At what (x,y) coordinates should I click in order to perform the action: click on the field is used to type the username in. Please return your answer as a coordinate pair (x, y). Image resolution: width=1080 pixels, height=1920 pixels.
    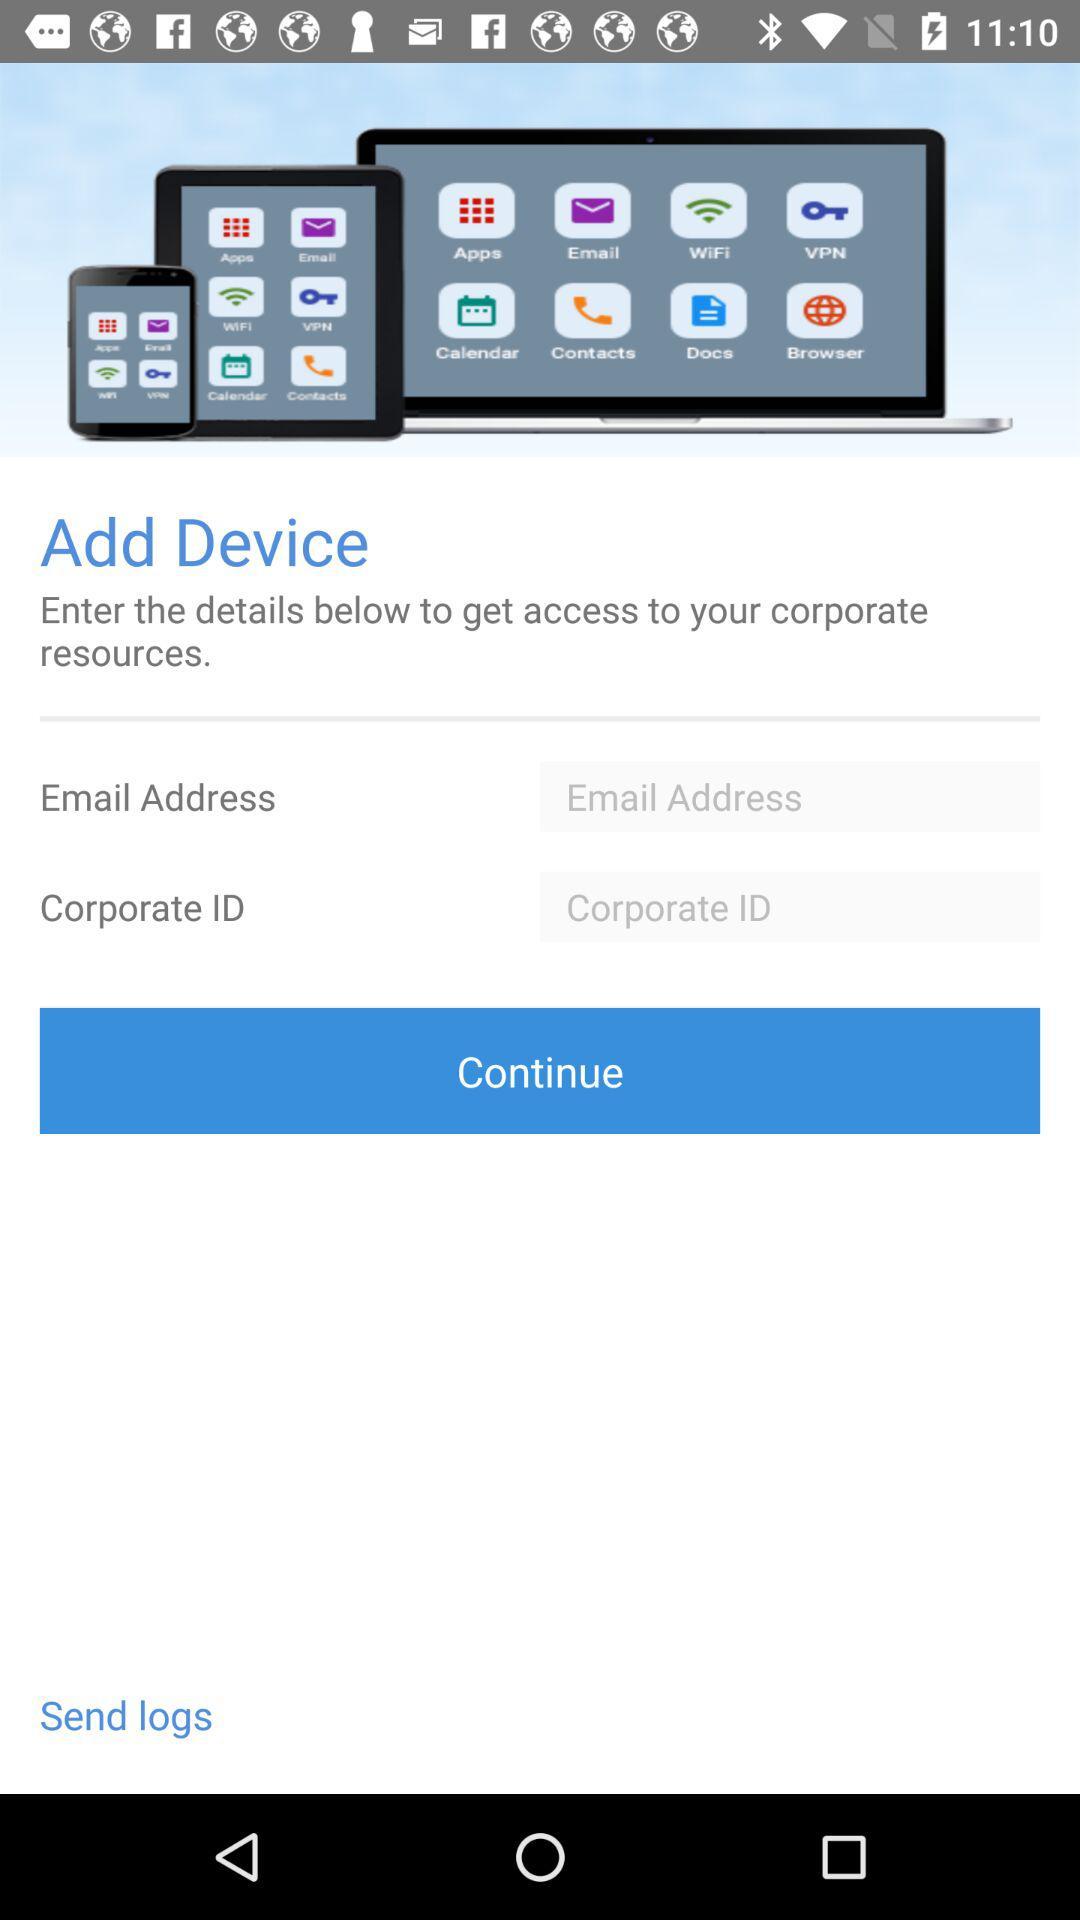
    Looking at the image, I should click on (789, 795).